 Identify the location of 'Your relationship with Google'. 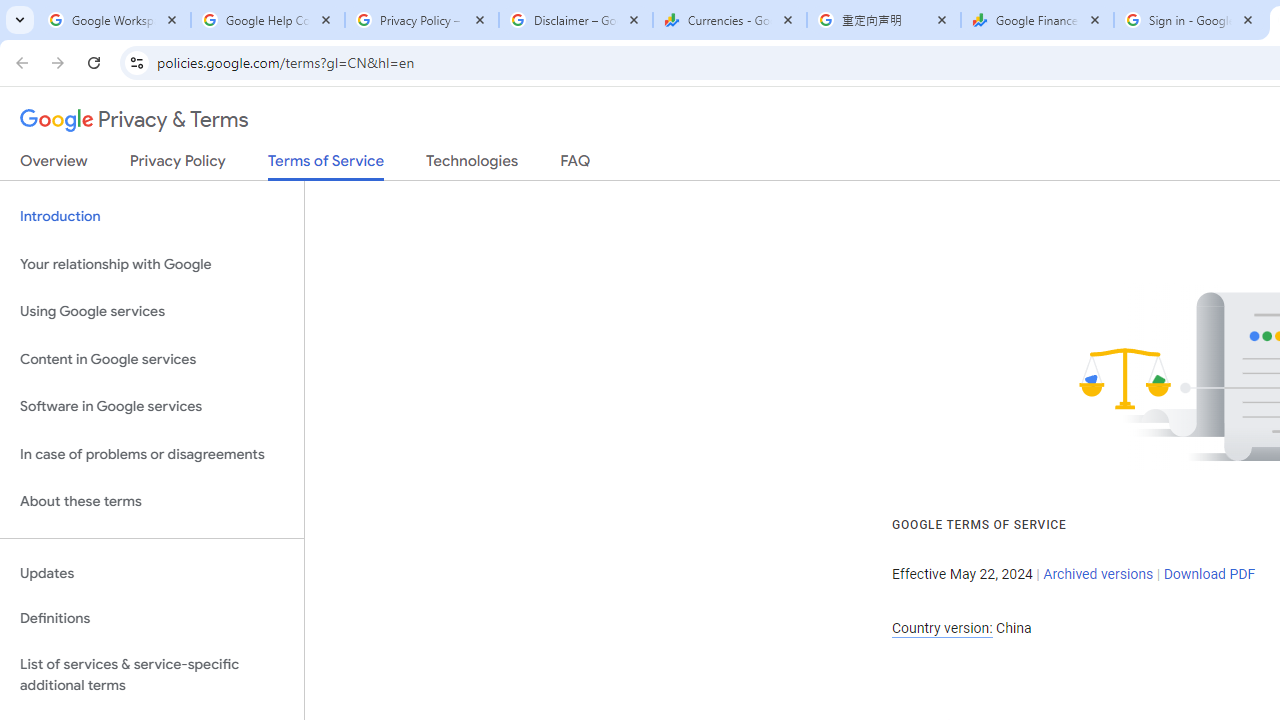
(151, 263).